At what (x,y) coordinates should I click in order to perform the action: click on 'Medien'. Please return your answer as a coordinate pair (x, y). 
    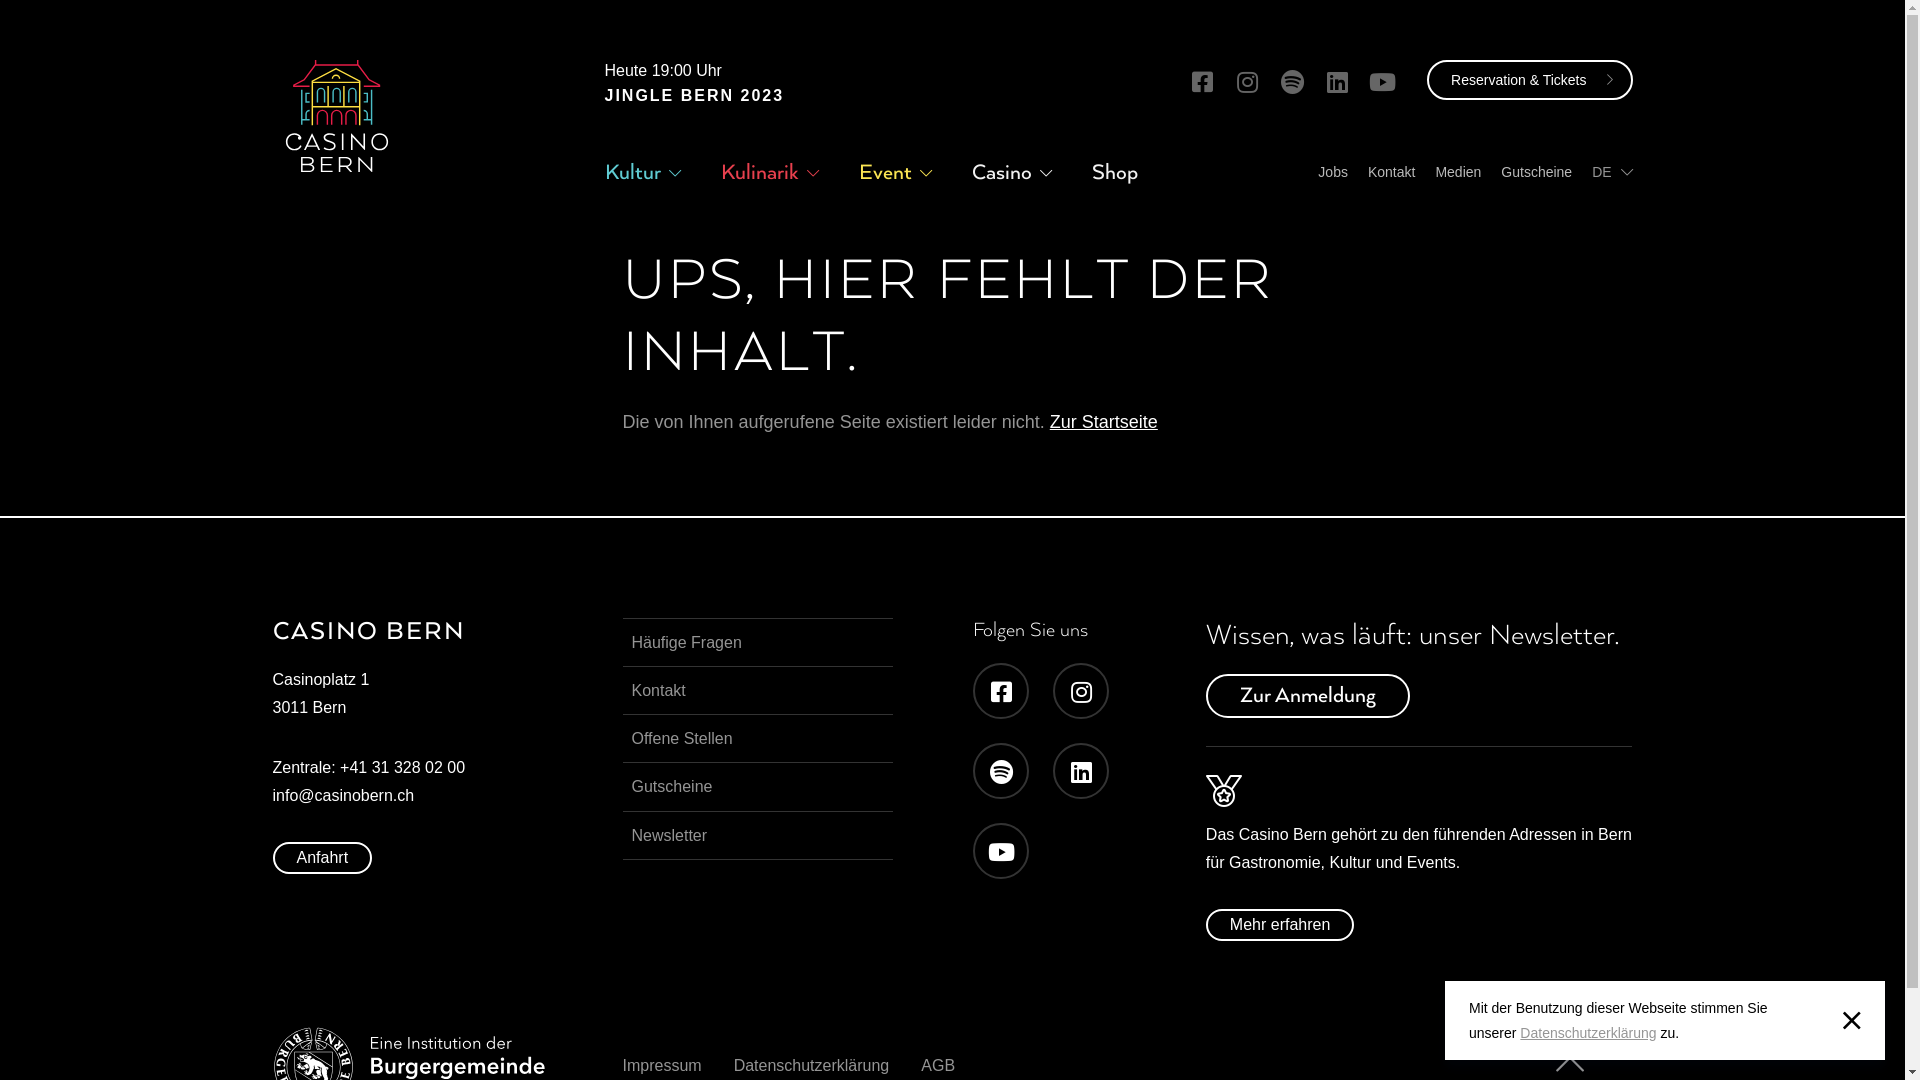
    Looking at the image, I should click on (1458, 171).